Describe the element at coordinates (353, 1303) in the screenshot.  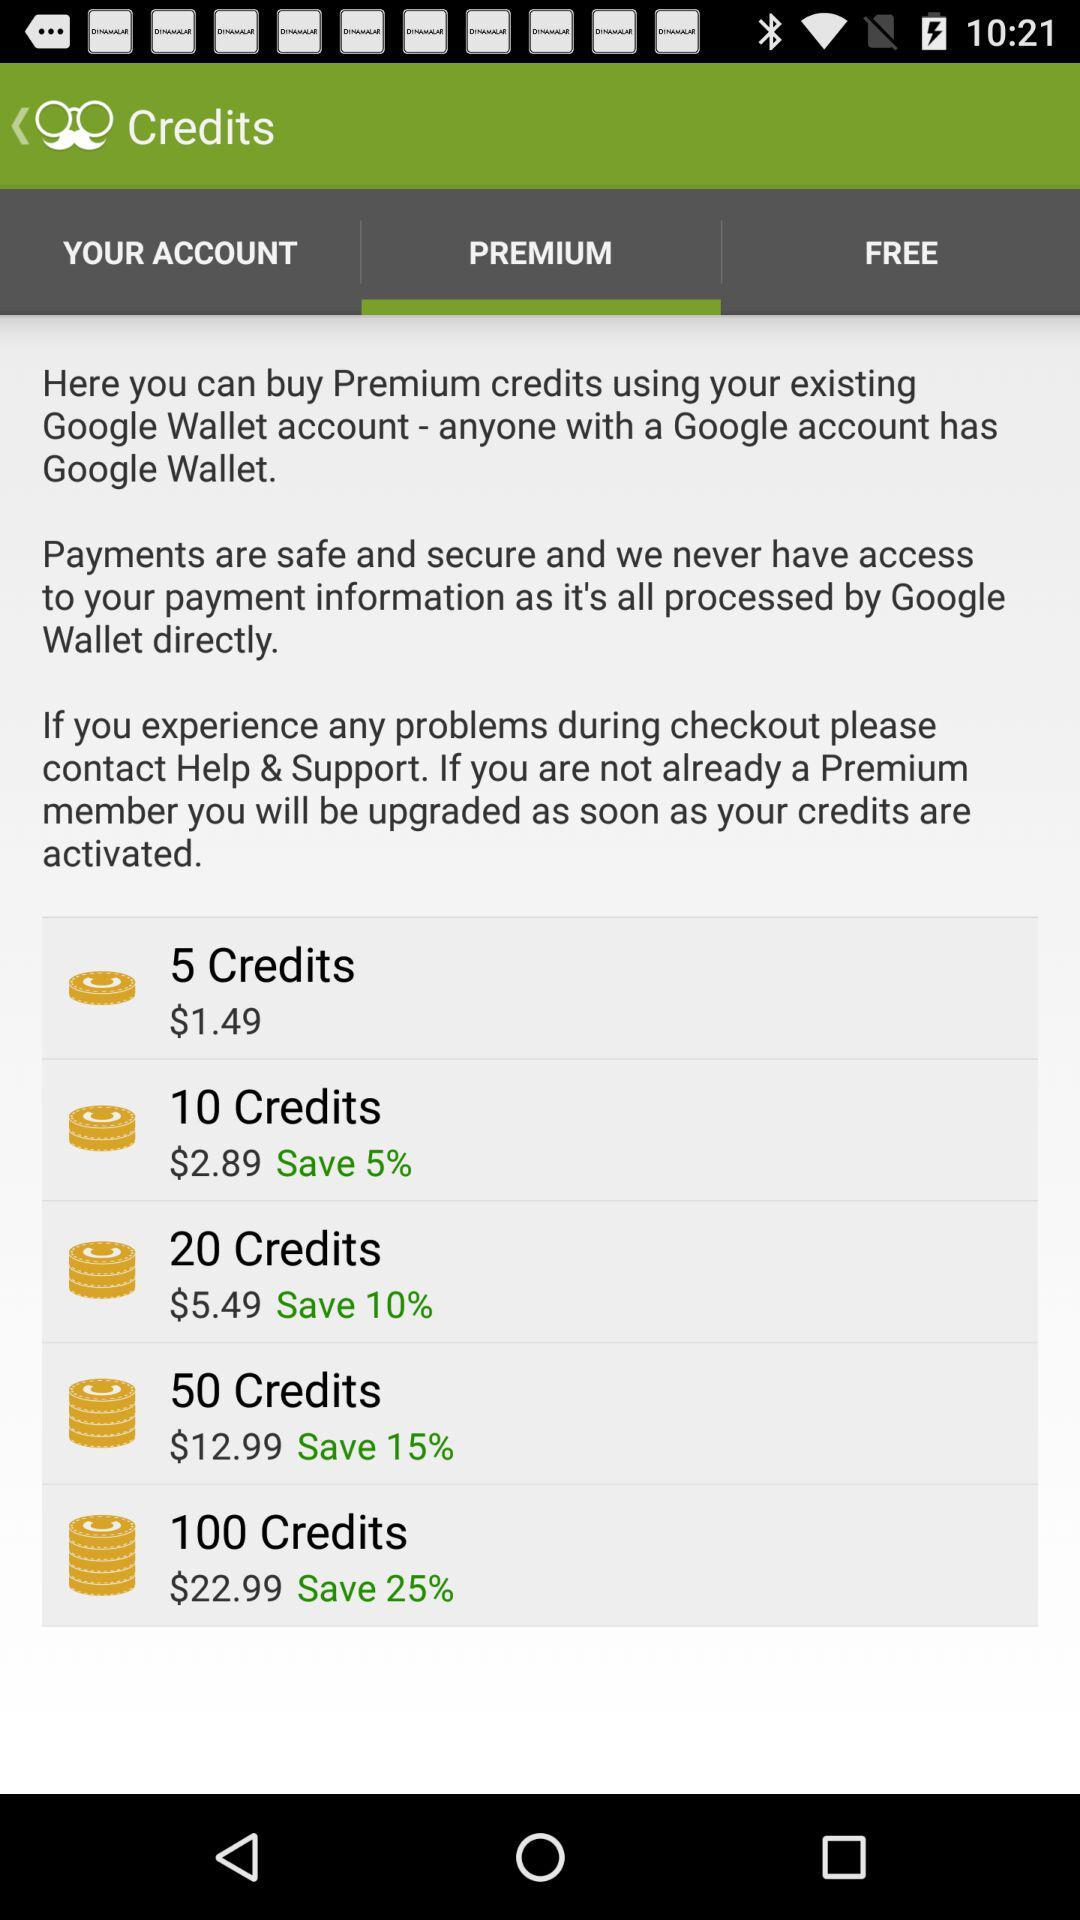
I see `app next to $5.49 app` at that location.